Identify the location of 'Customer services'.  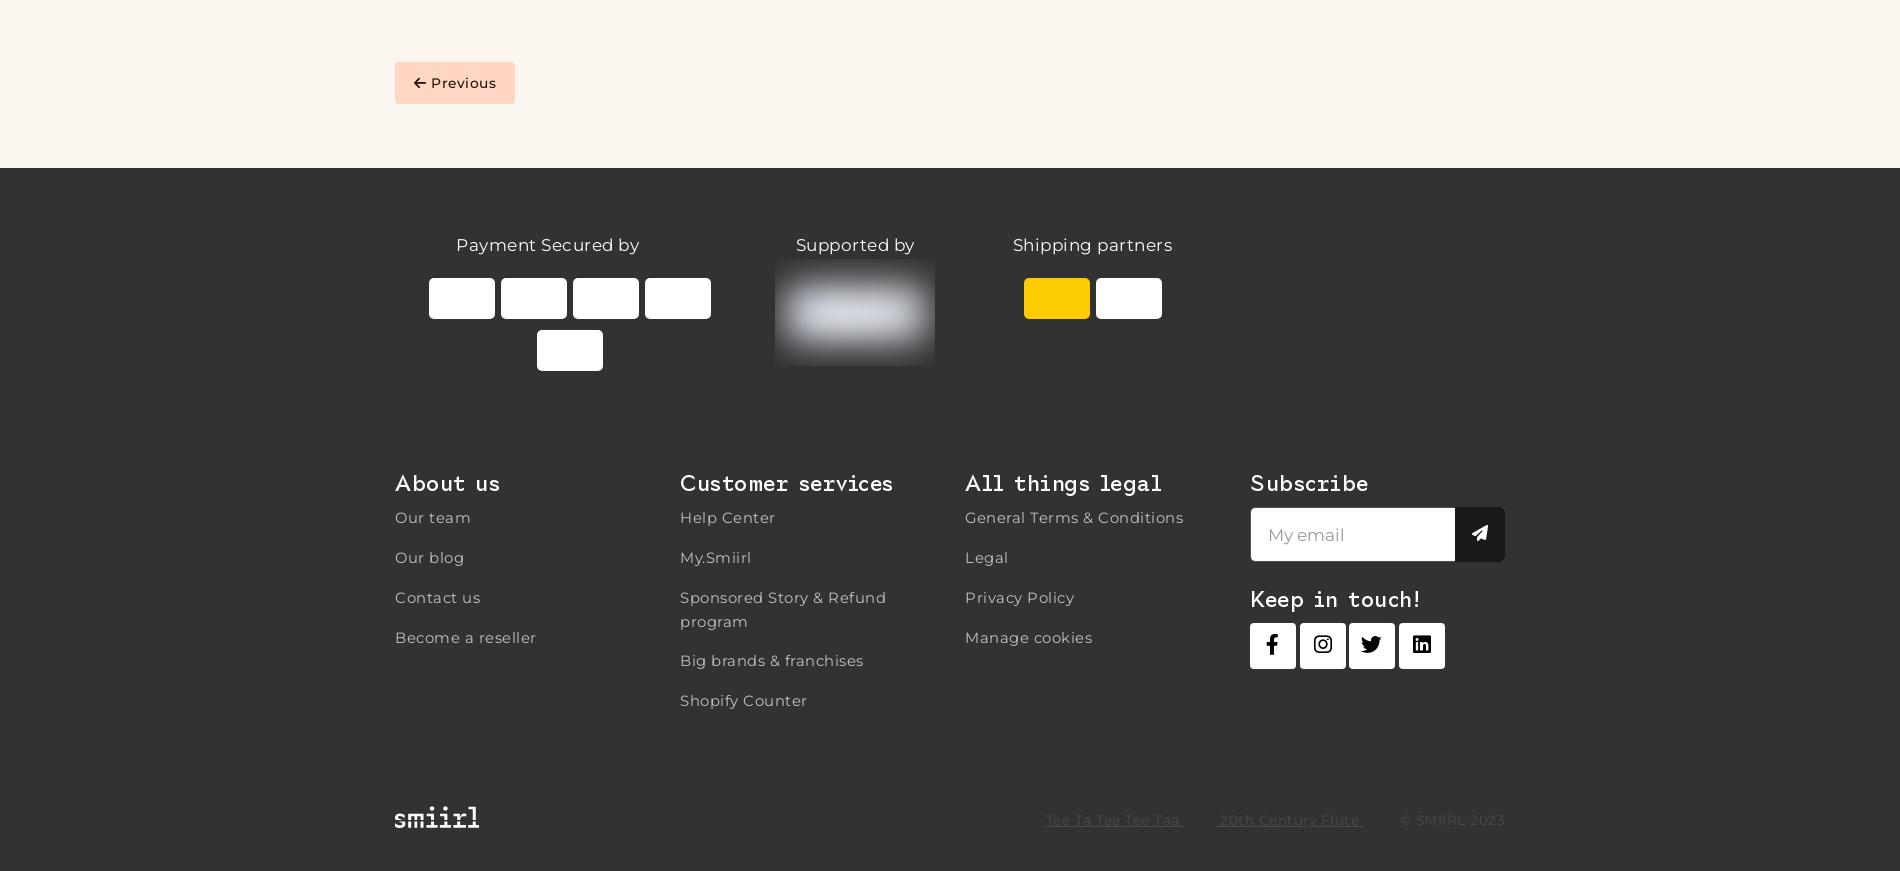
(680, 482).